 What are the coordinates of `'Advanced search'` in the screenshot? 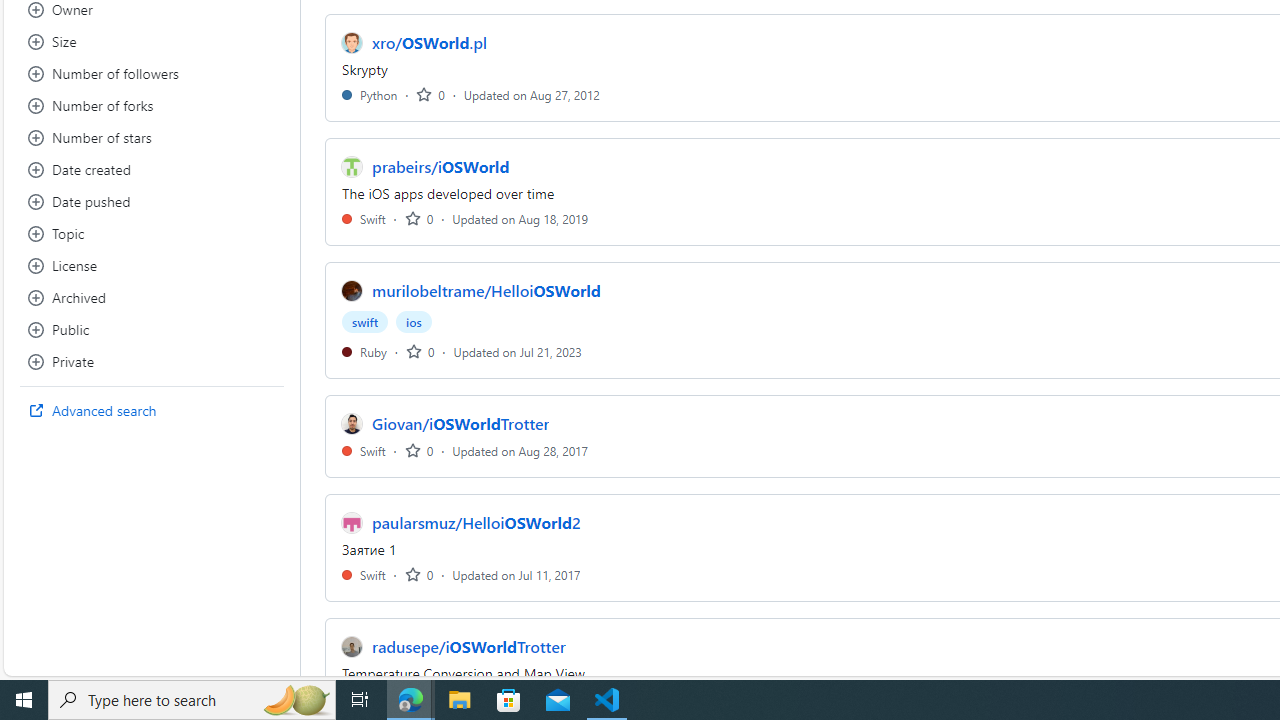 It's located at (151, 410).